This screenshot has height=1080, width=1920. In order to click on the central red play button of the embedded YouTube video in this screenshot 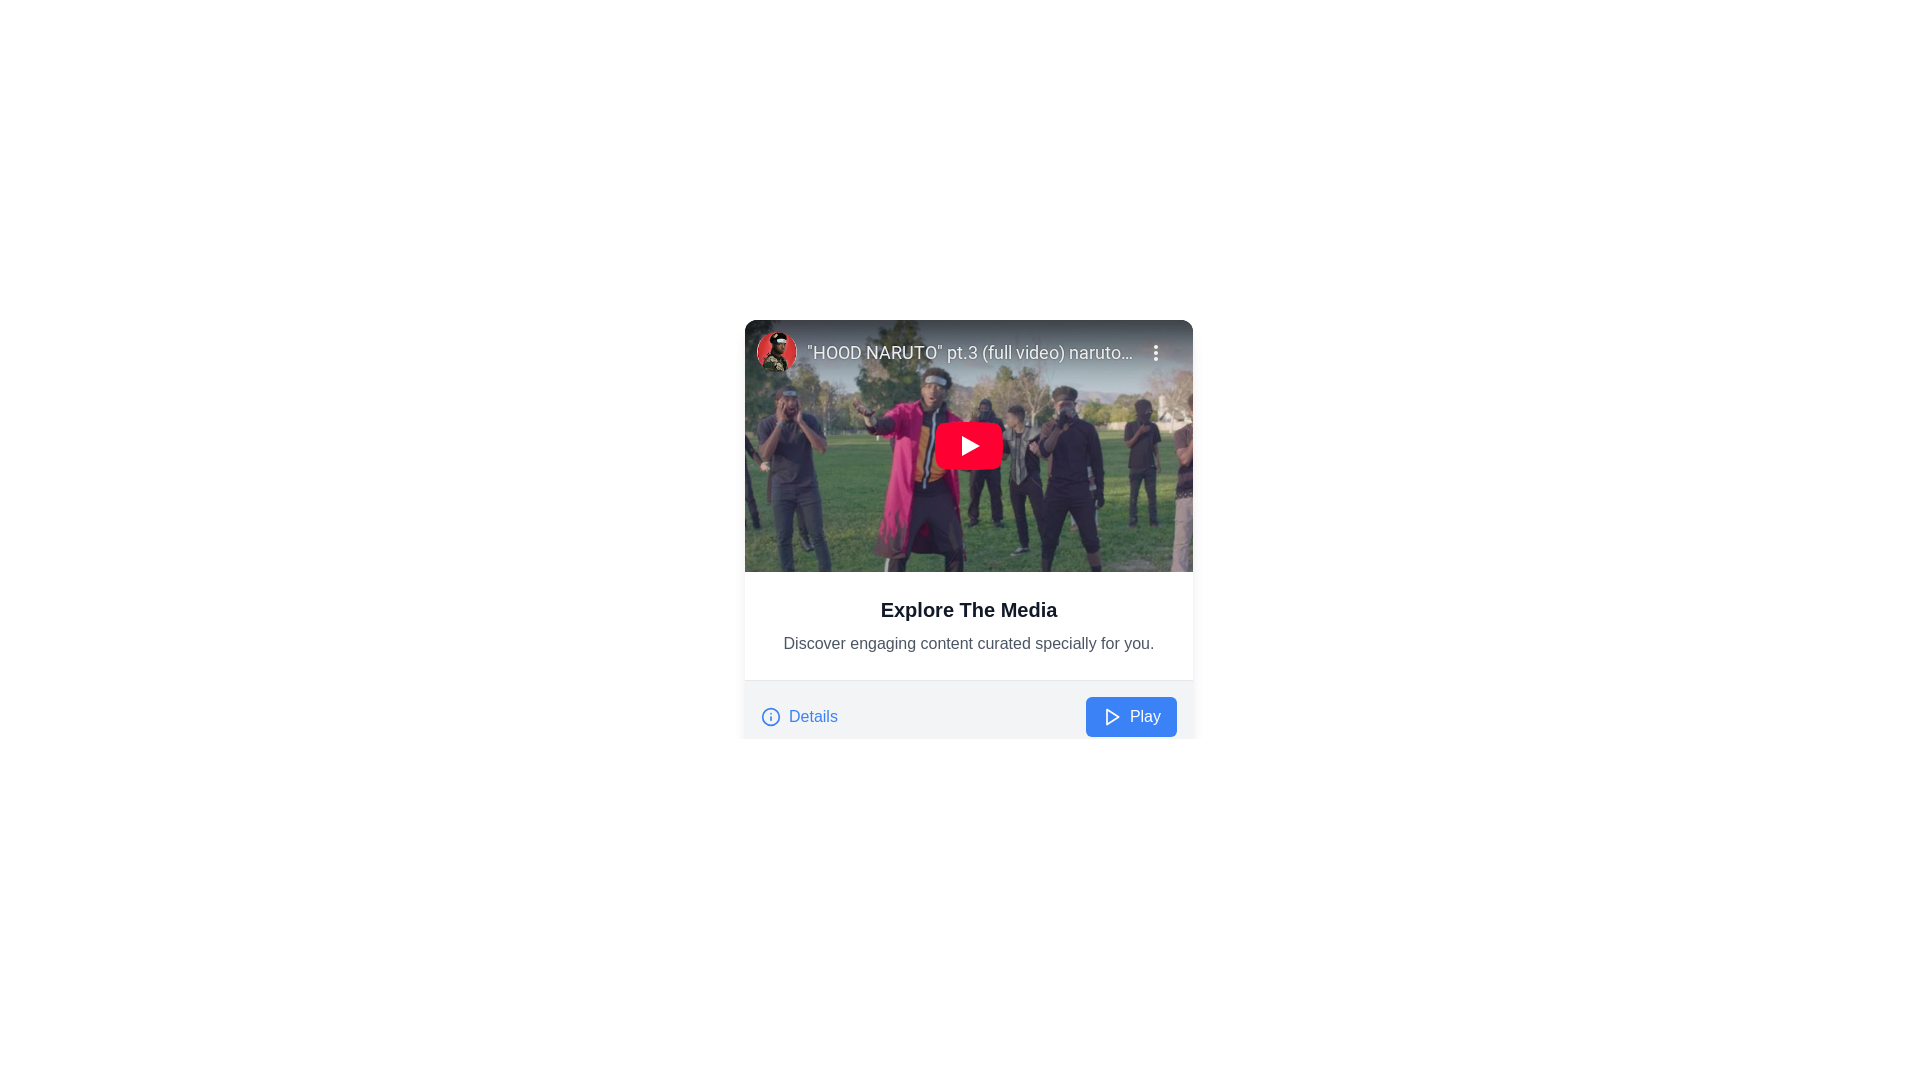, I will do `click(969, 445)`.